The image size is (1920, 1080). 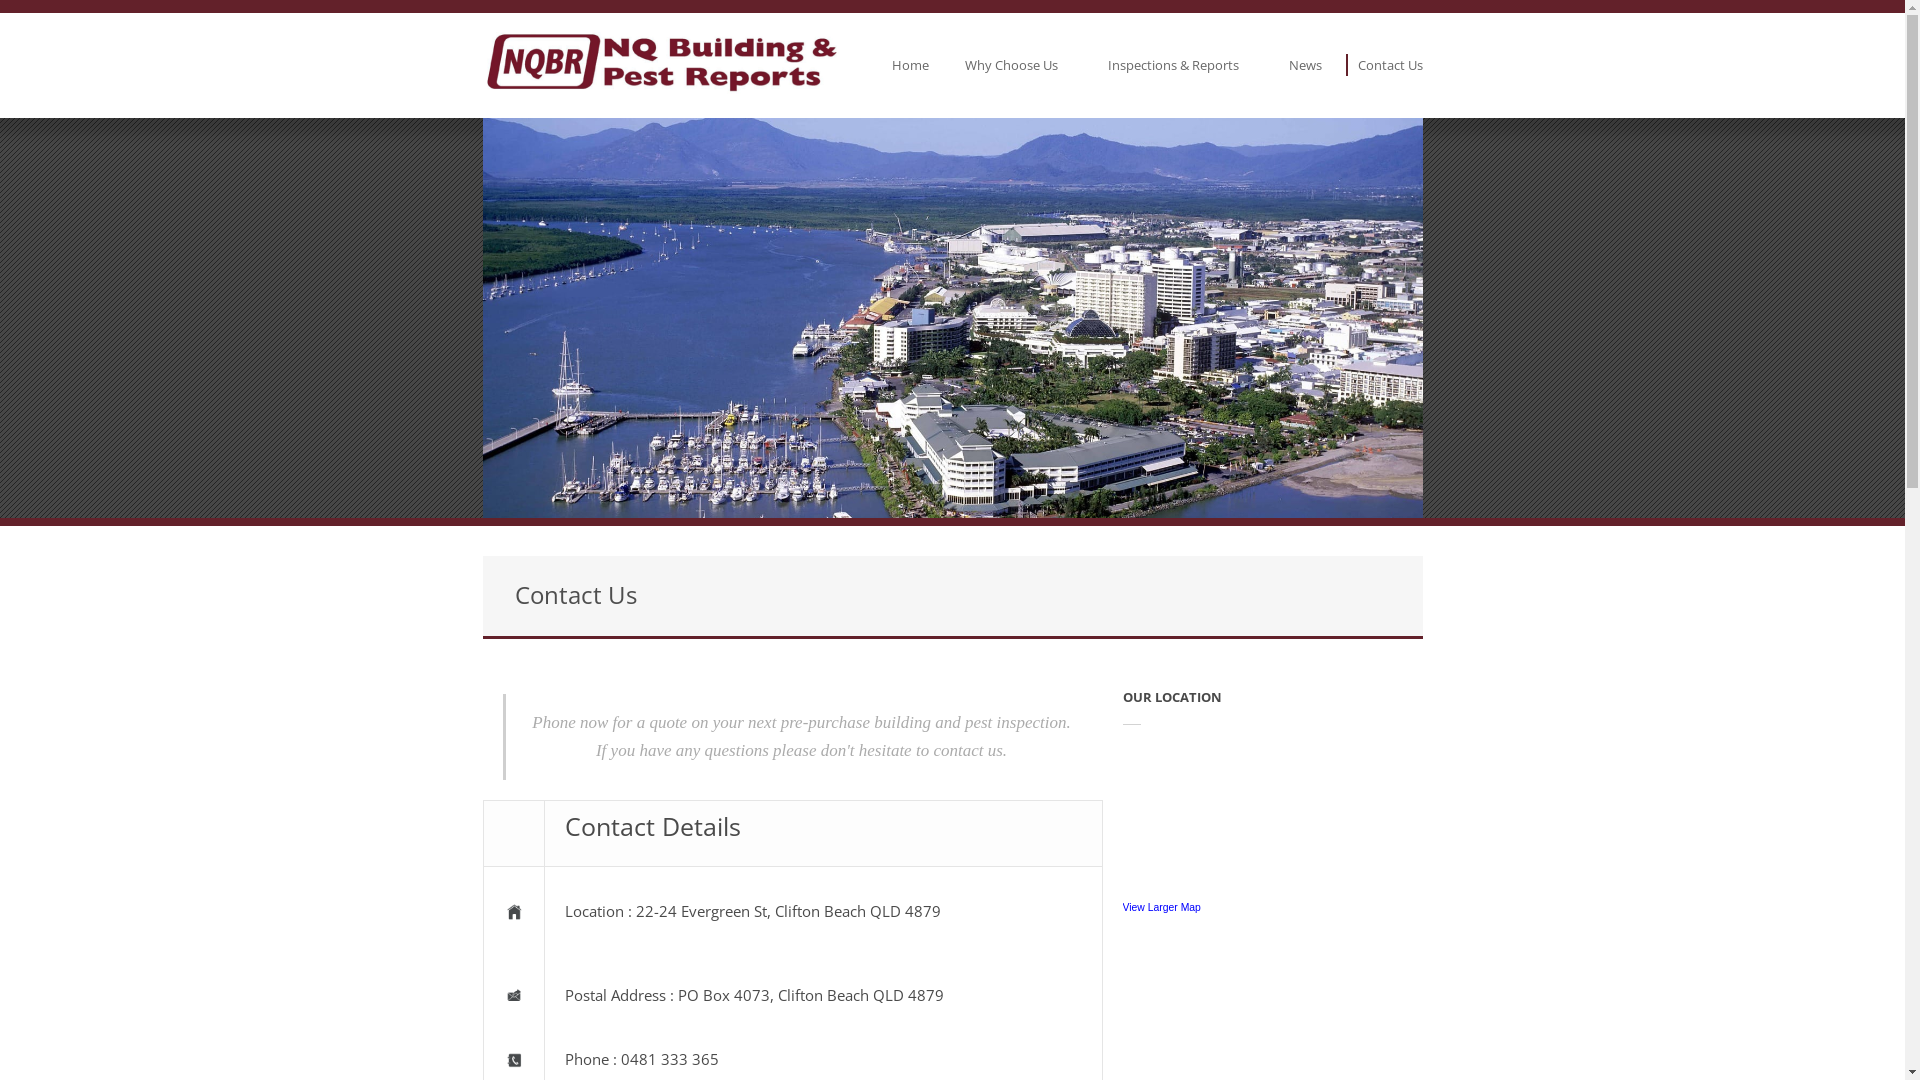 I want to click on 'Home', so click(x=908, y=64).